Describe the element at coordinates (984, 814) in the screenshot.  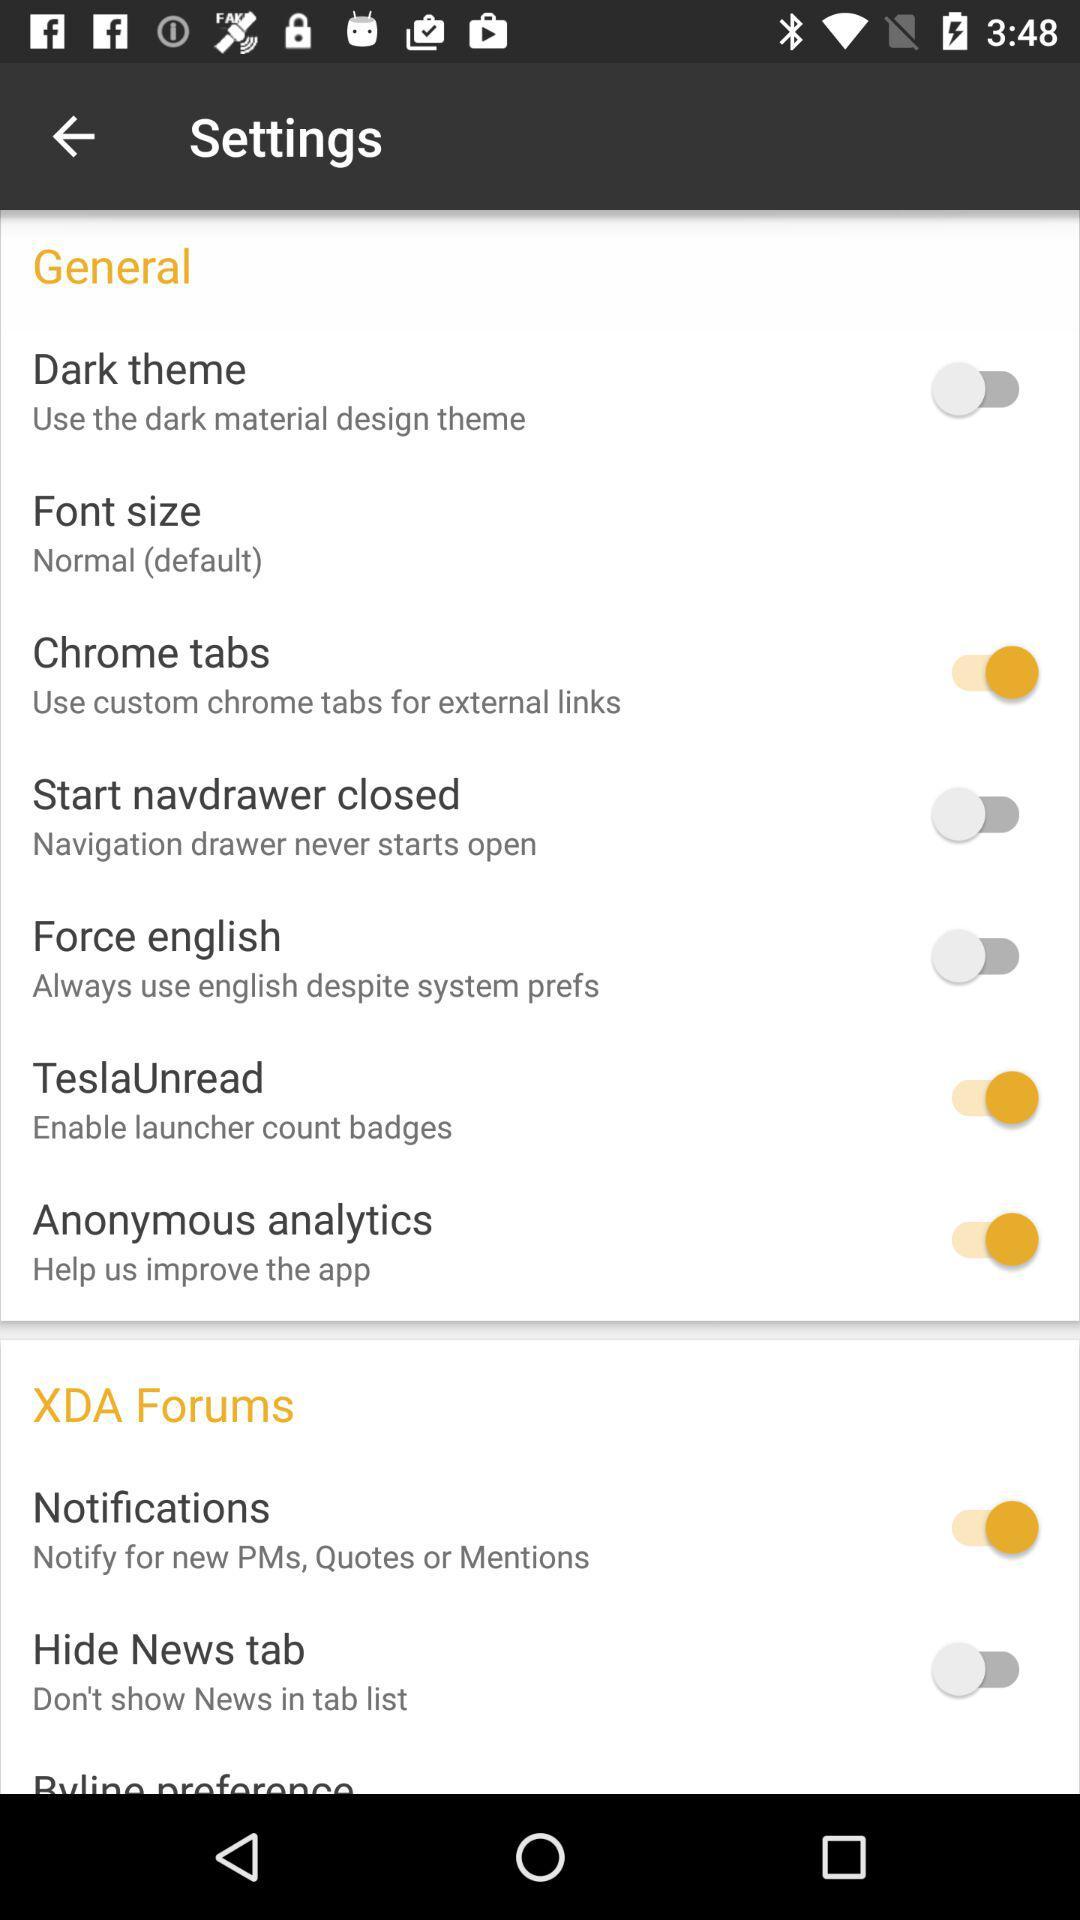
I see `turn on navigation drawer` at that location.